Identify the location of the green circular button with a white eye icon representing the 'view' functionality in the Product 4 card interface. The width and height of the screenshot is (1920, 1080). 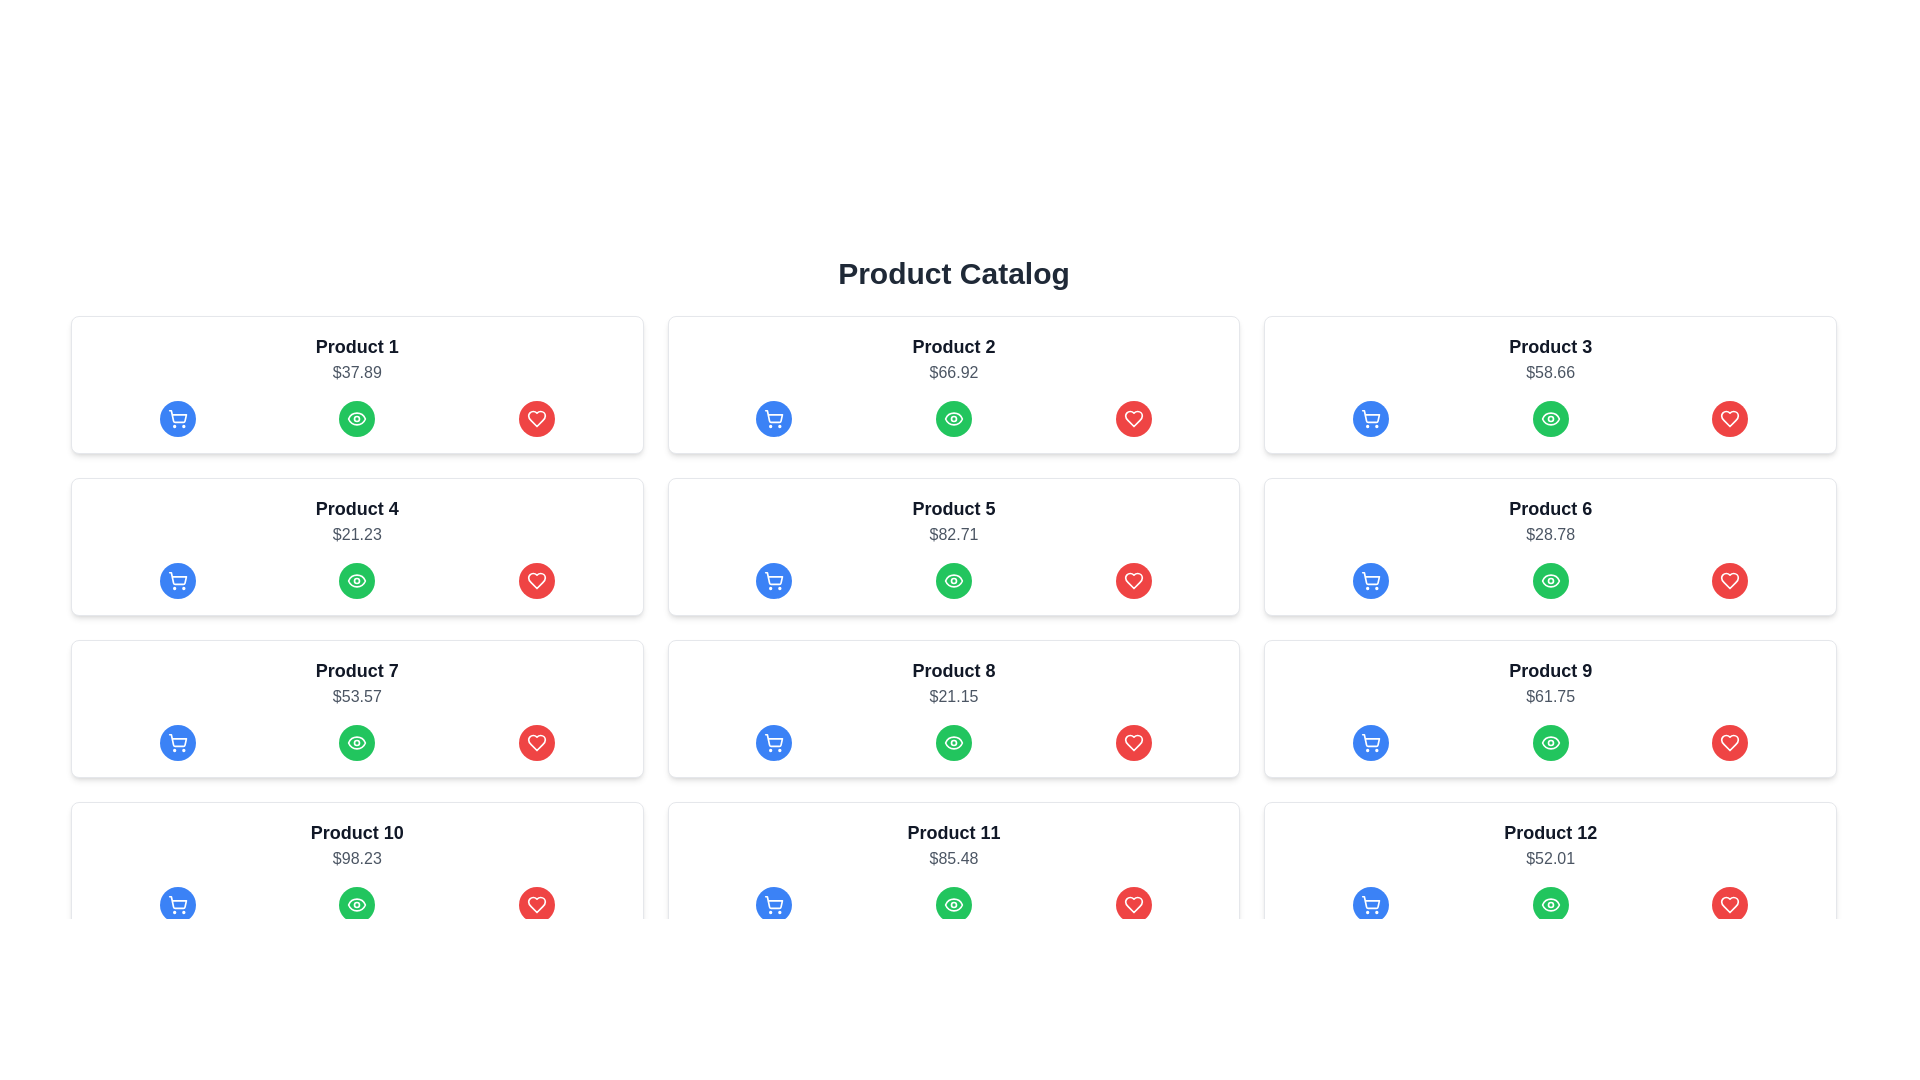
(357, 581).